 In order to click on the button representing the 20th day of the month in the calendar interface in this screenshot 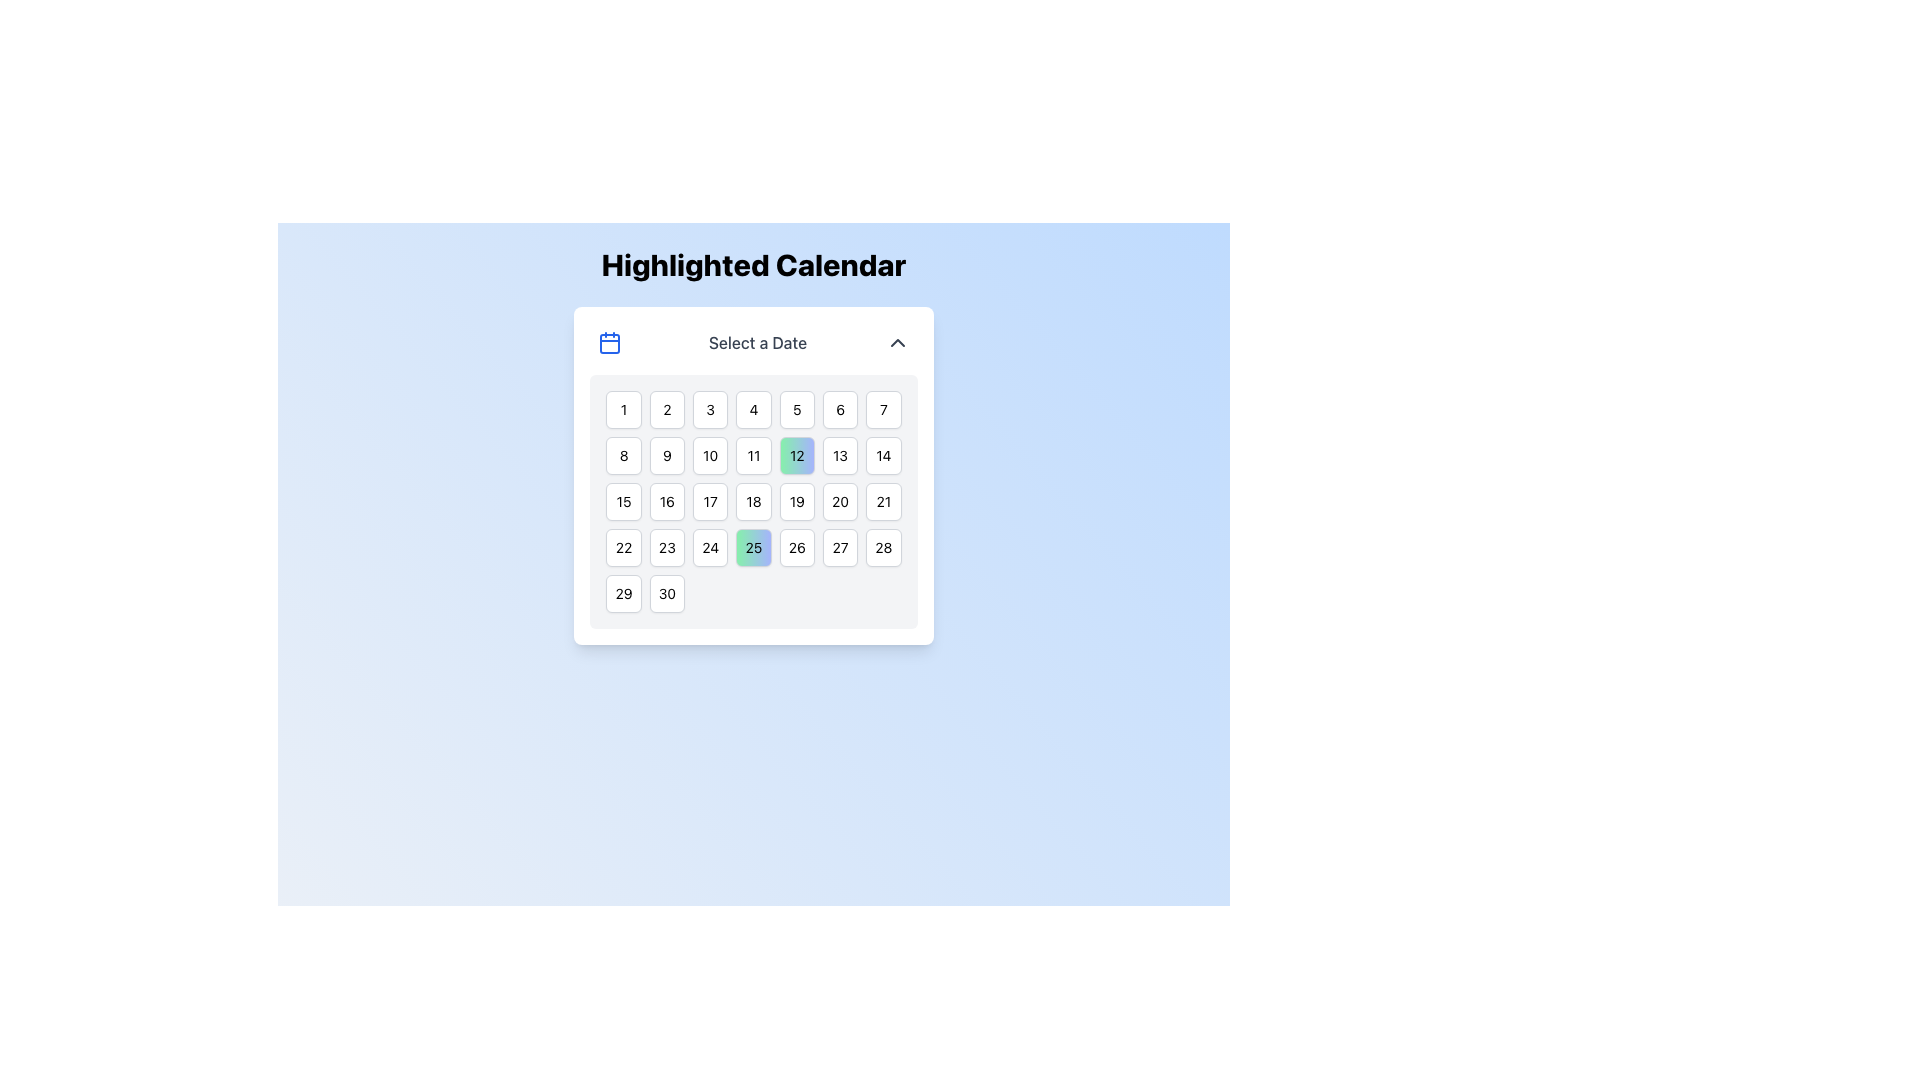, I will do `click(840, 500)`.